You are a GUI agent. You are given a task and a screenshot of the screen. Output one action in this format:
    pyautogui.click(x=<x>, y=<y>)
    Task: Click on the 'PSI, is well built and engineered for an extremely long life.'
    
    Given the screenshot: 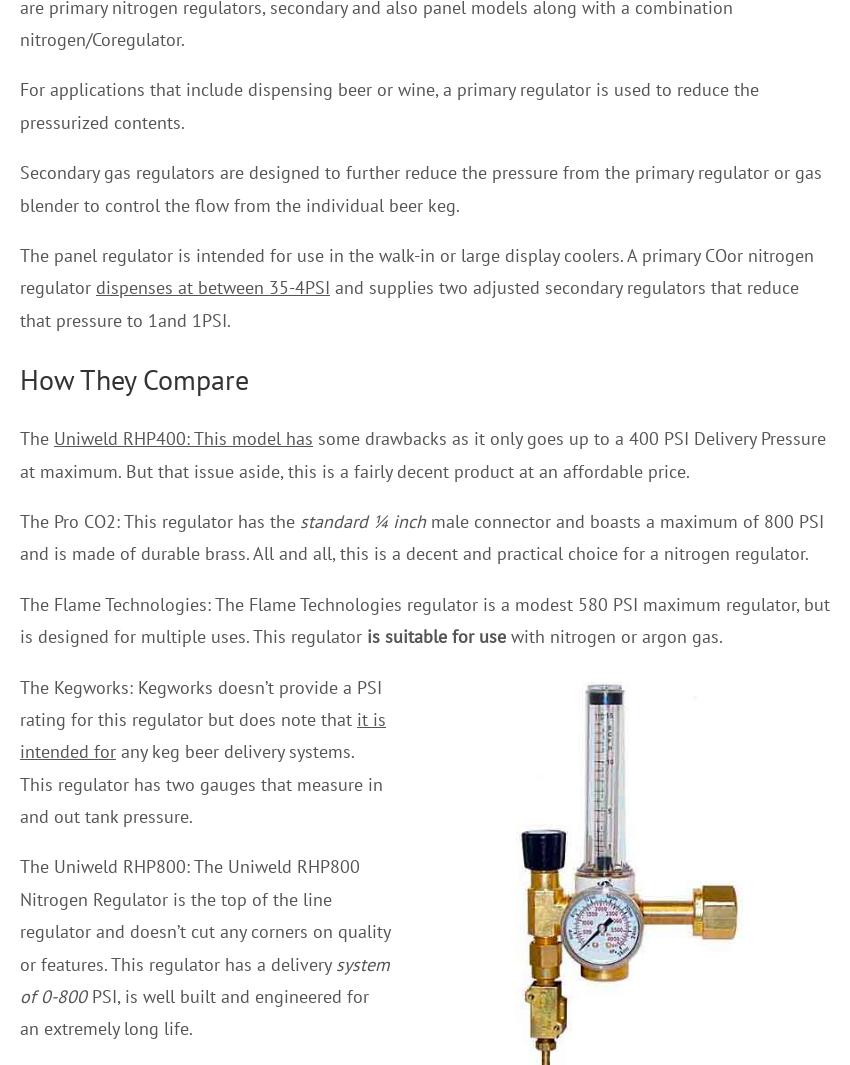 What is the action you would take?
    pyautogui.click(x=18, y=1012)
    